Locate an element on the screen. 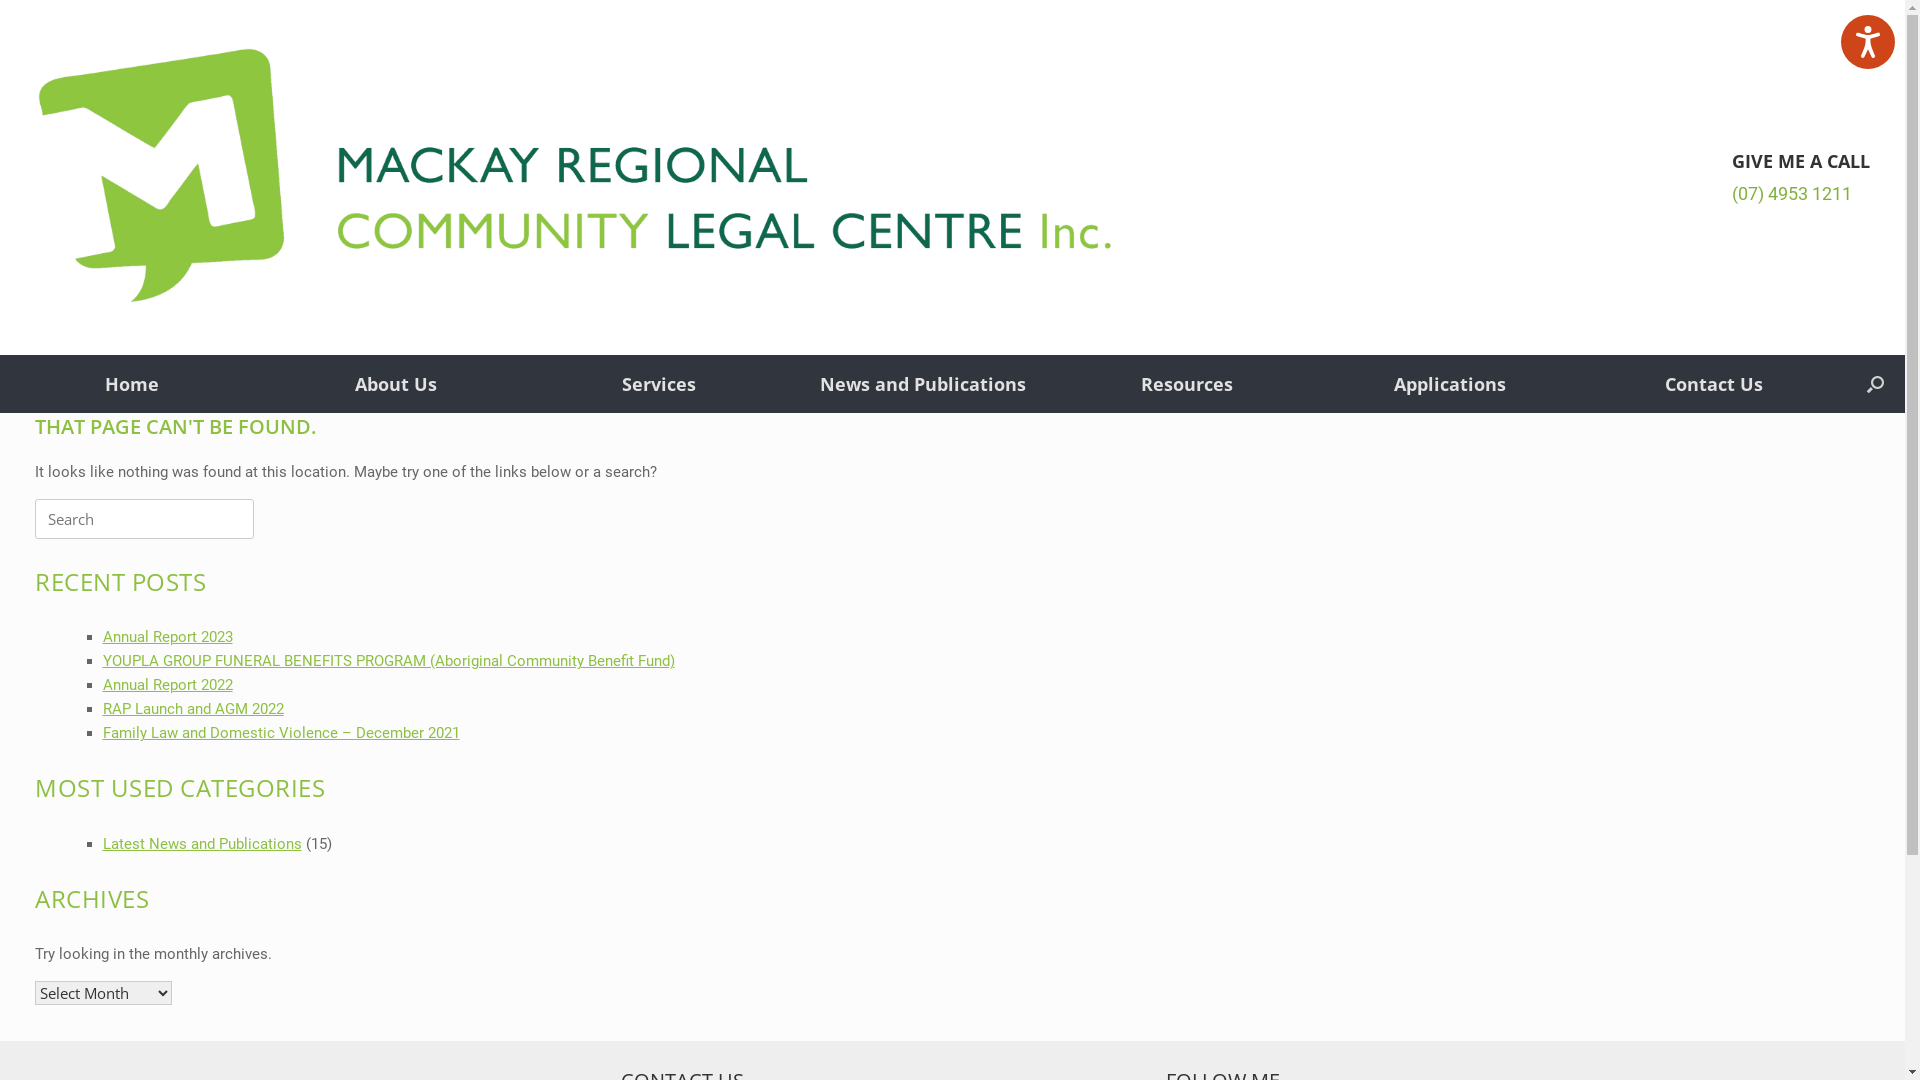 This screenshot has width=1920, height=1080. 'Services' is located at coordinates (658, 384).